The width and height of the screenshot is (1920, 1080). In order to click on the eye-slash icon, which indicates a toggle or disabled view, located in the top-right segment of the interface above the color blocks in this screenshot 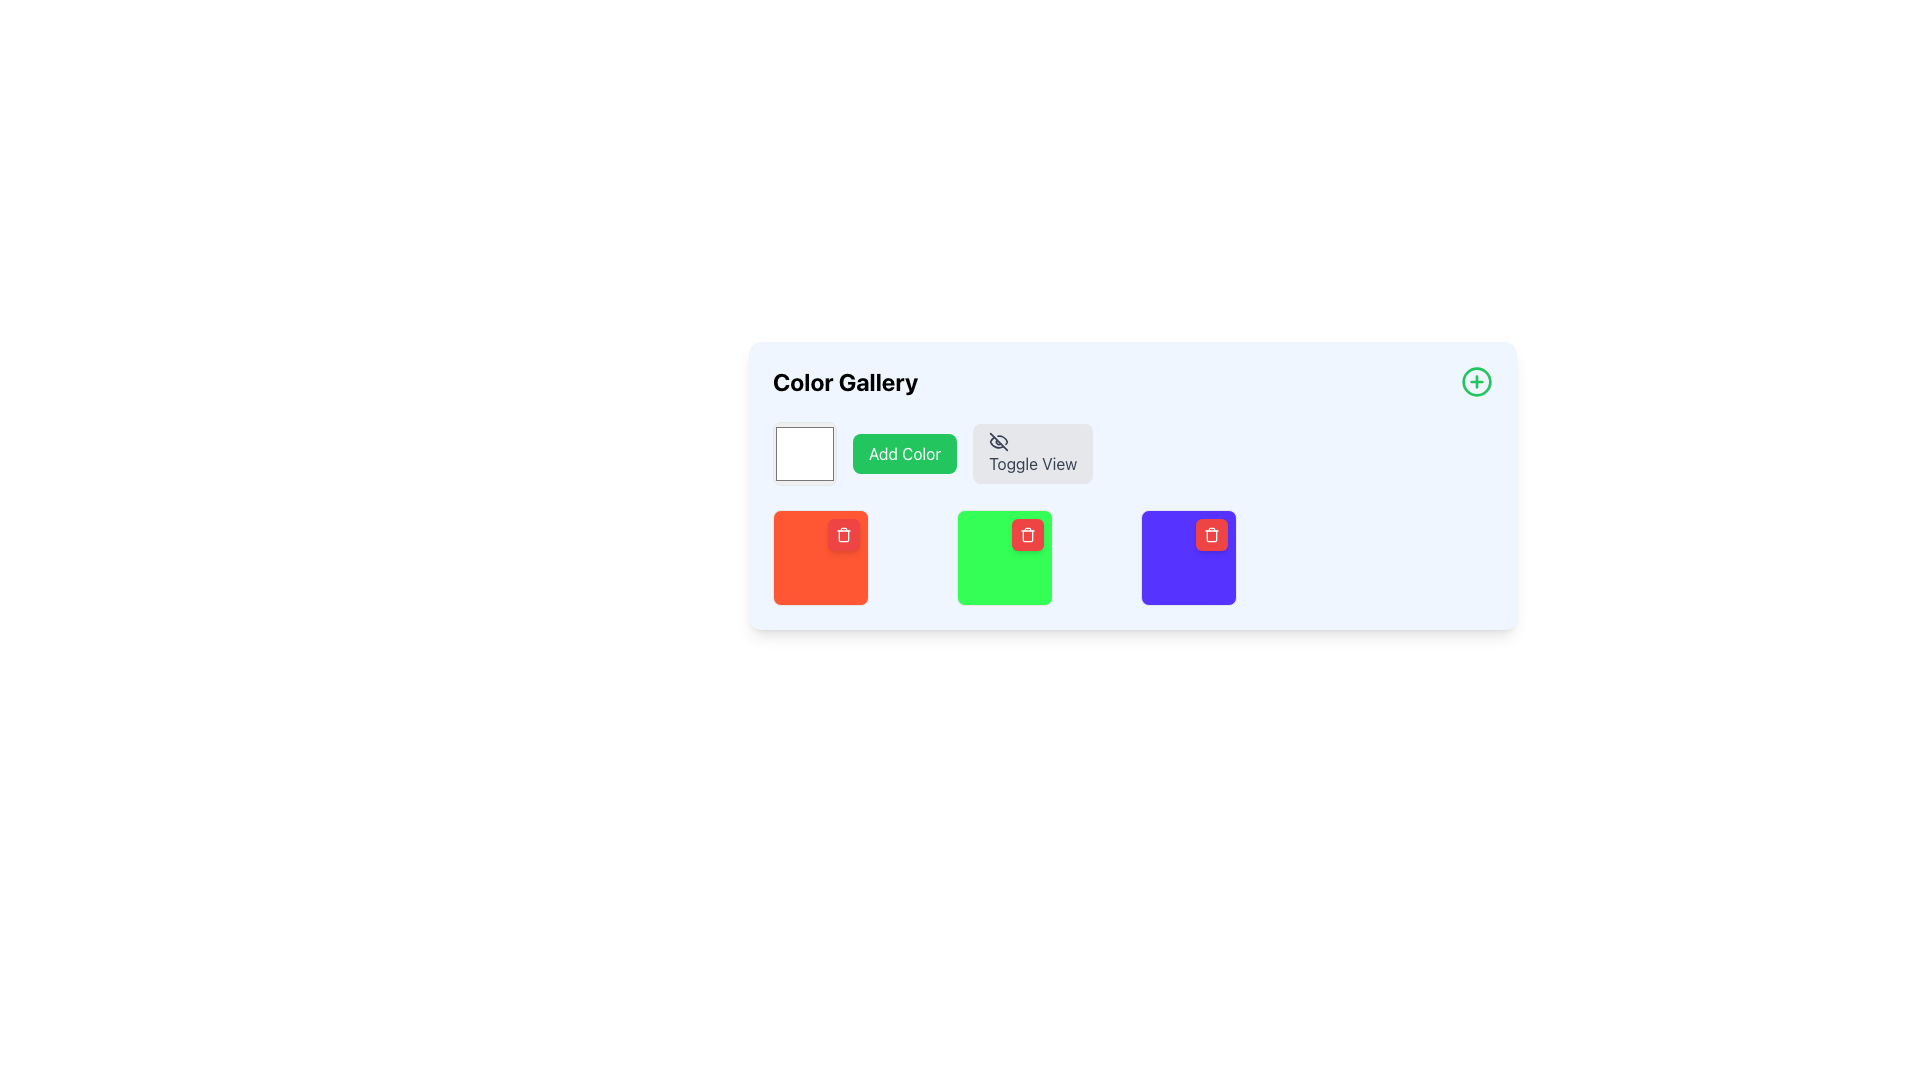, I will do `click(999, 441)`.